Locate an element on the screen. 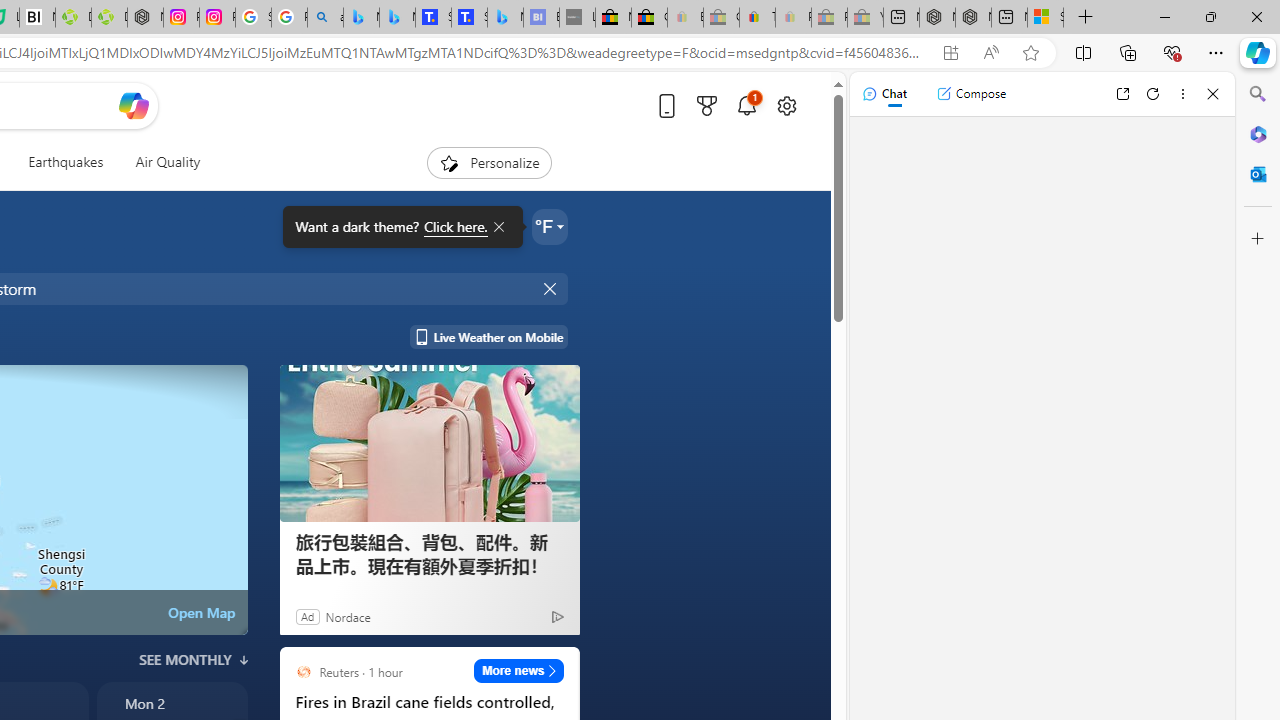 The height and width of the screenshot is (720, 1280). 'Earthquakes' is located at coordinates (65, 162).